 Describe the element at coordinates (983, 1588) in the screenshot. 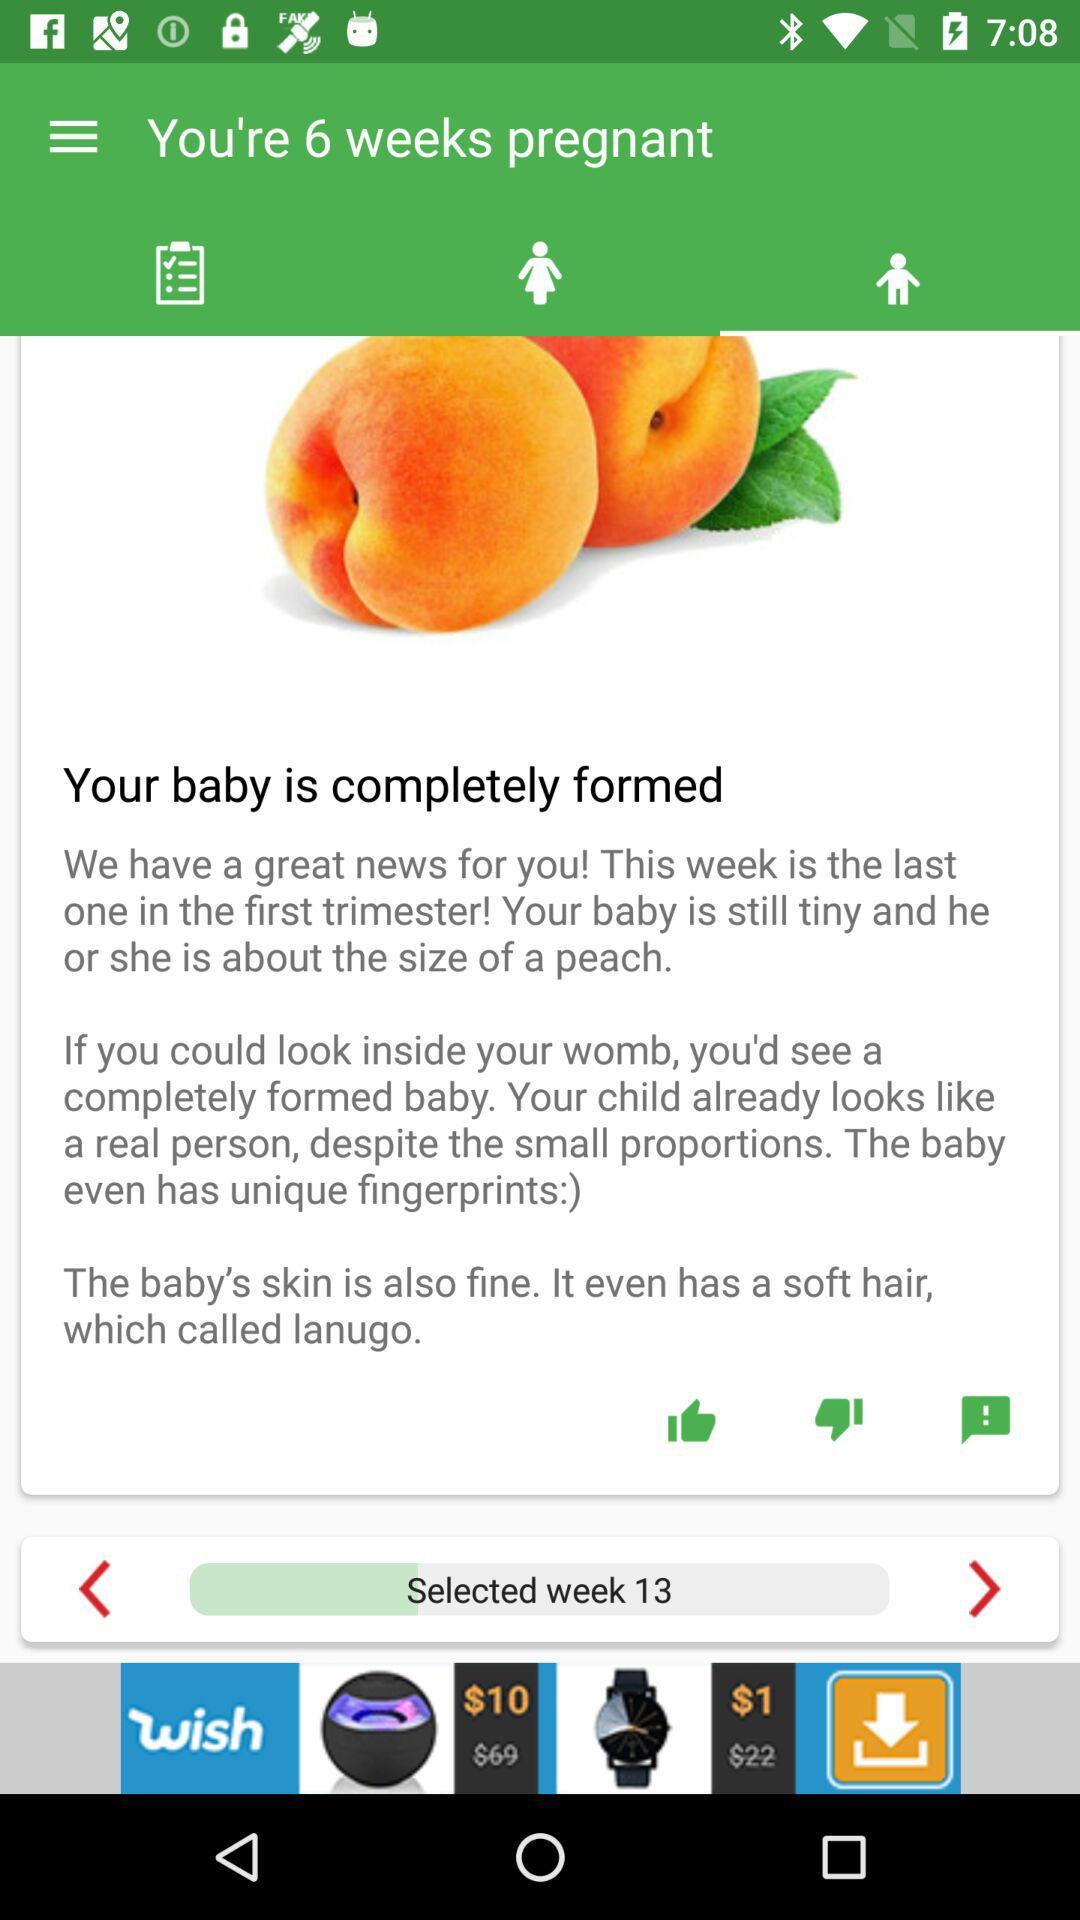

I see `advances to the next page` at that location.